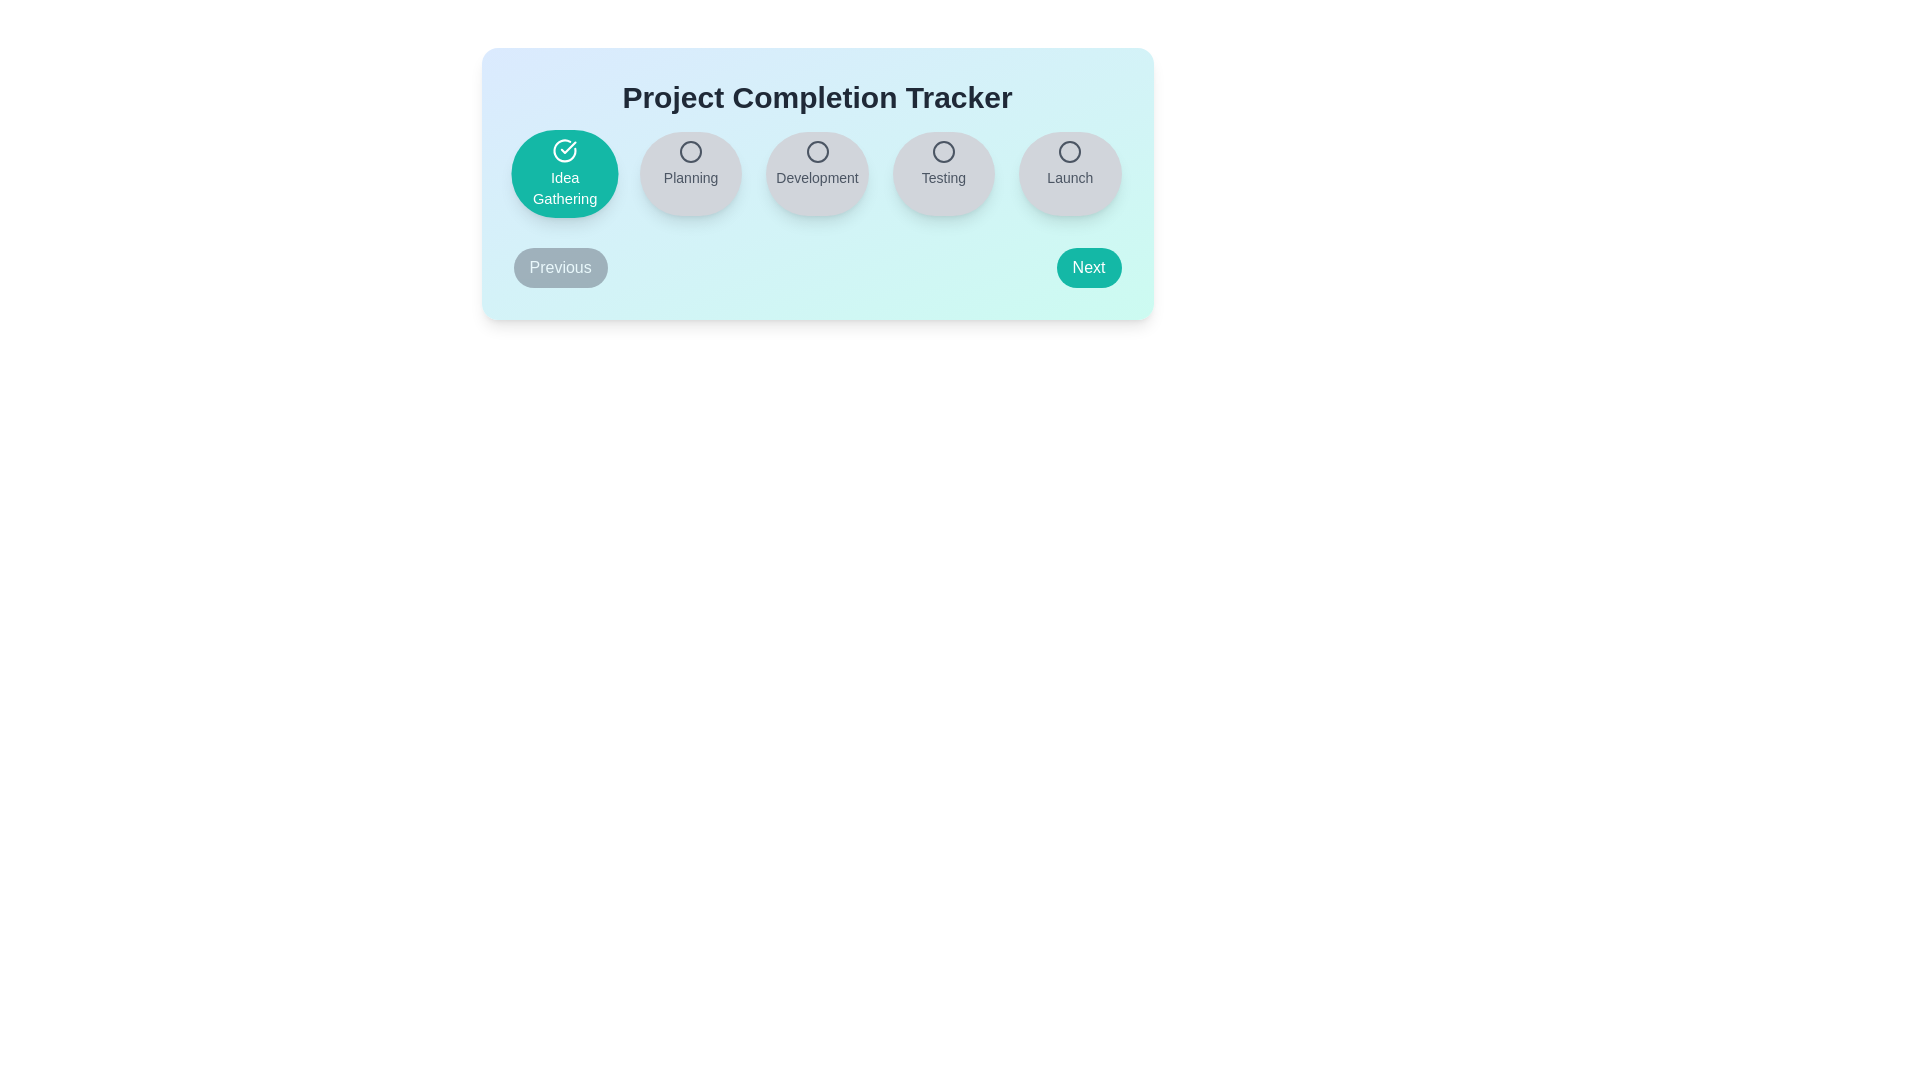  Describe the element at coordinates (563, 149) in the screenshot. I see `the completion icon in the 'Idea Gathering' step, which is located in the top left teal-colored circular step of the horizontal stepper layout` at that location.